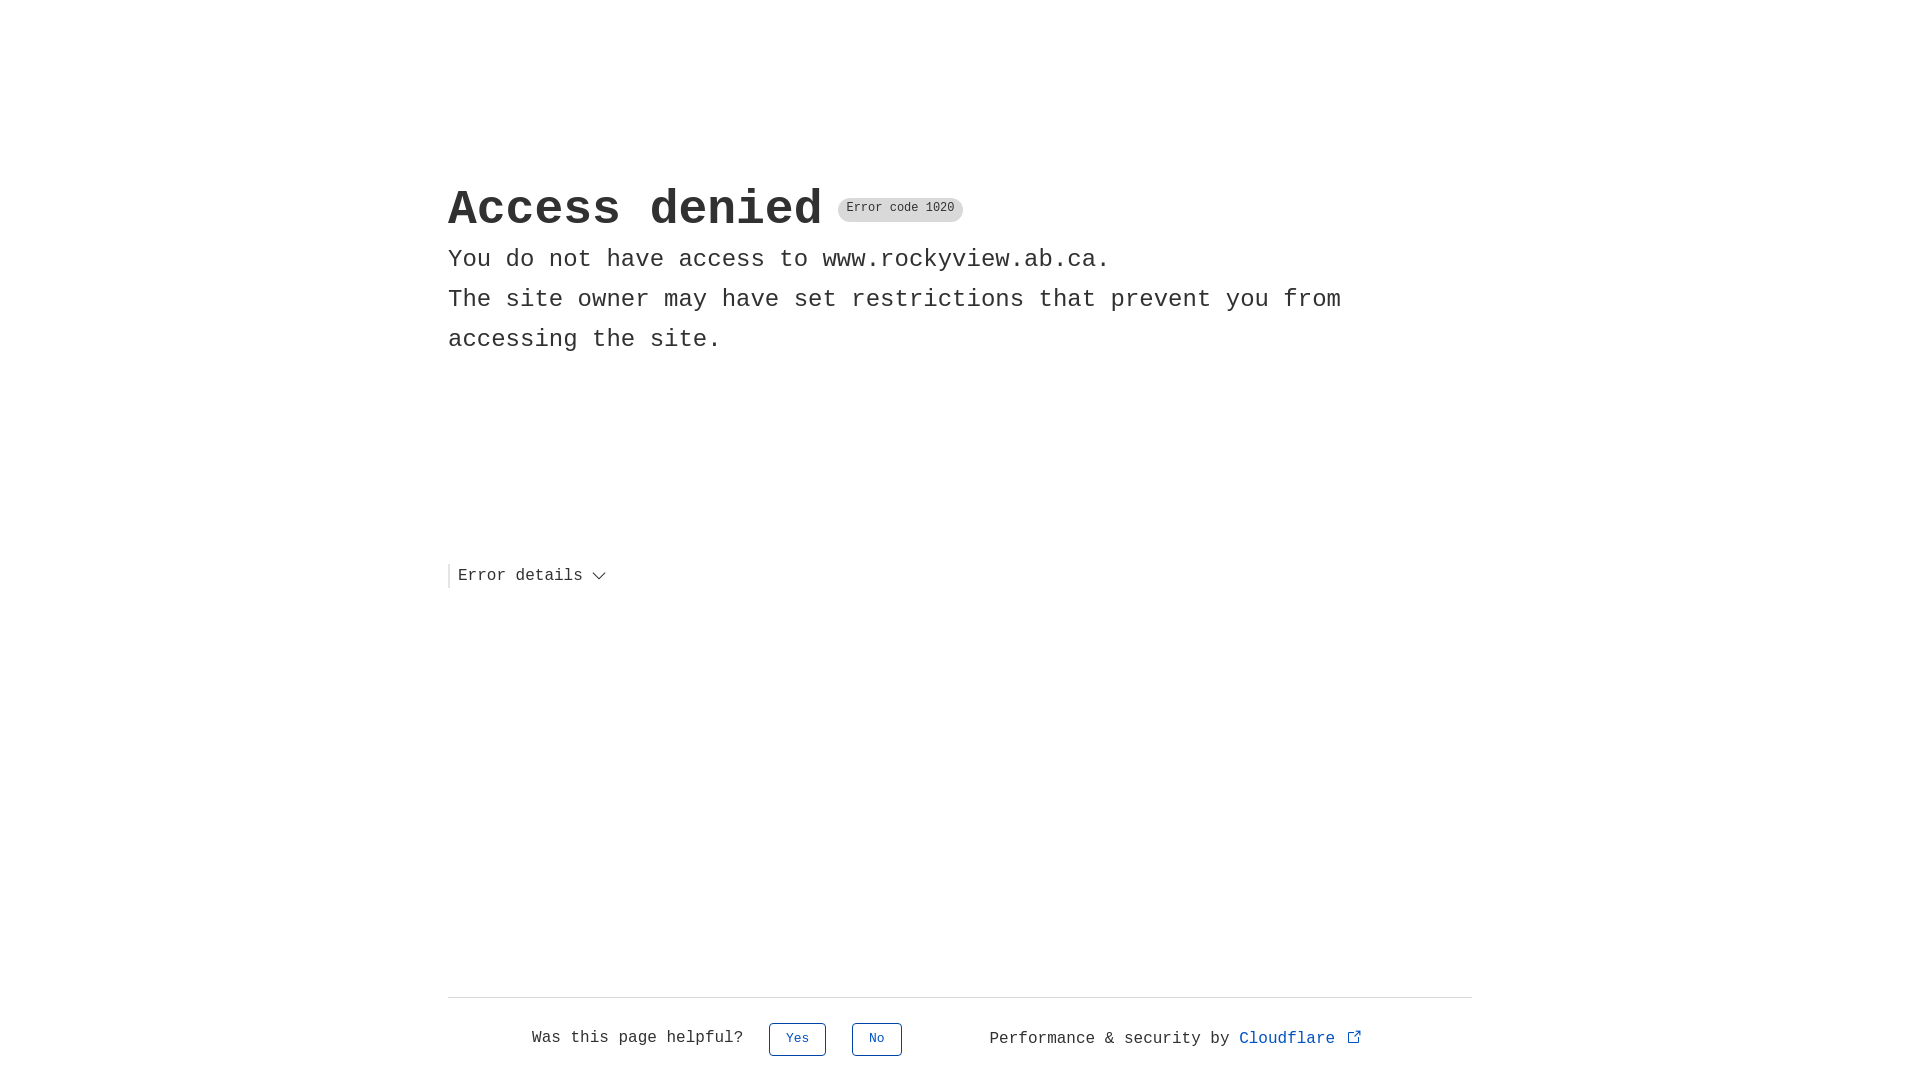 Image resolution: width=1920 pixels, height=1080 pixels. Describe the element at coordinates (796, 1038) in the screenshot. I see `'Yes'` at that location.